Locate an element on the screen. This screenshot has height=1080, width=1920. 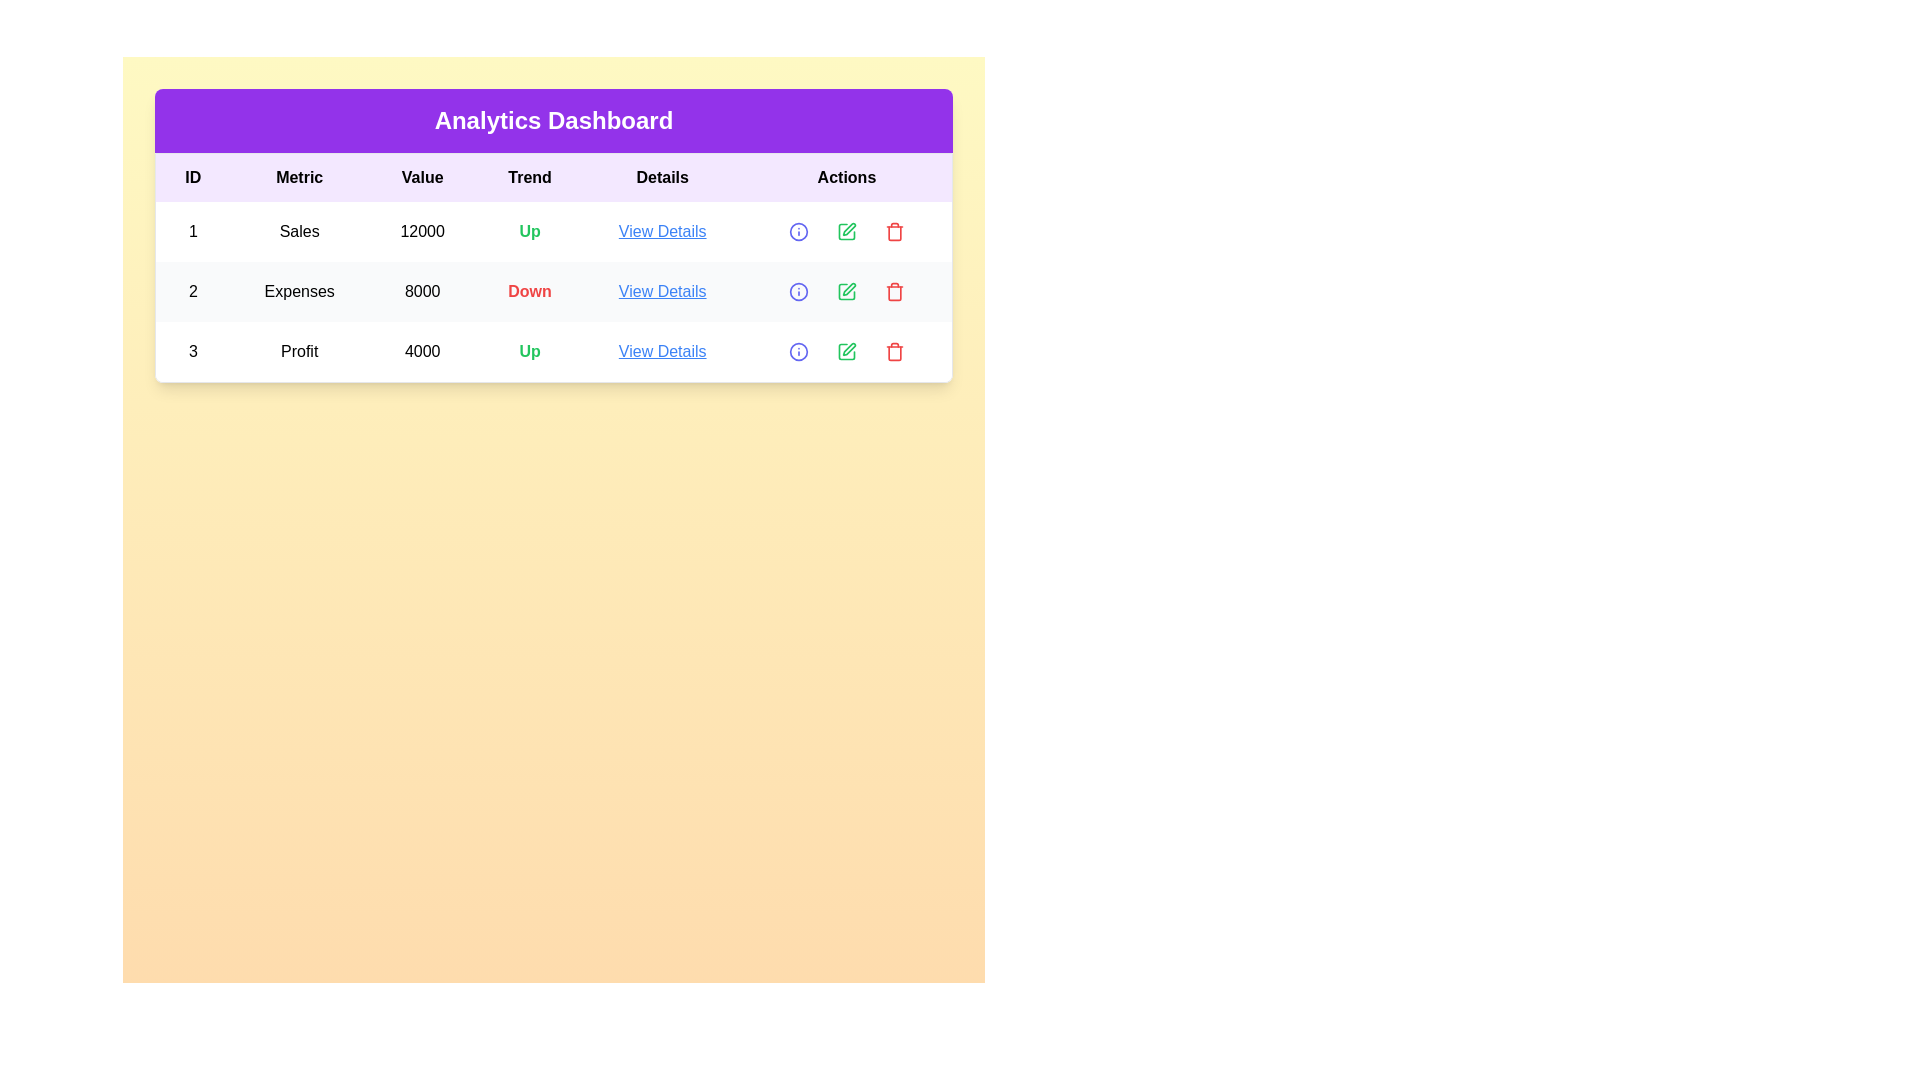
the edit icon in the Actions column of the third row in the Analytics Dashboard table is located at coordinates (846, 230).